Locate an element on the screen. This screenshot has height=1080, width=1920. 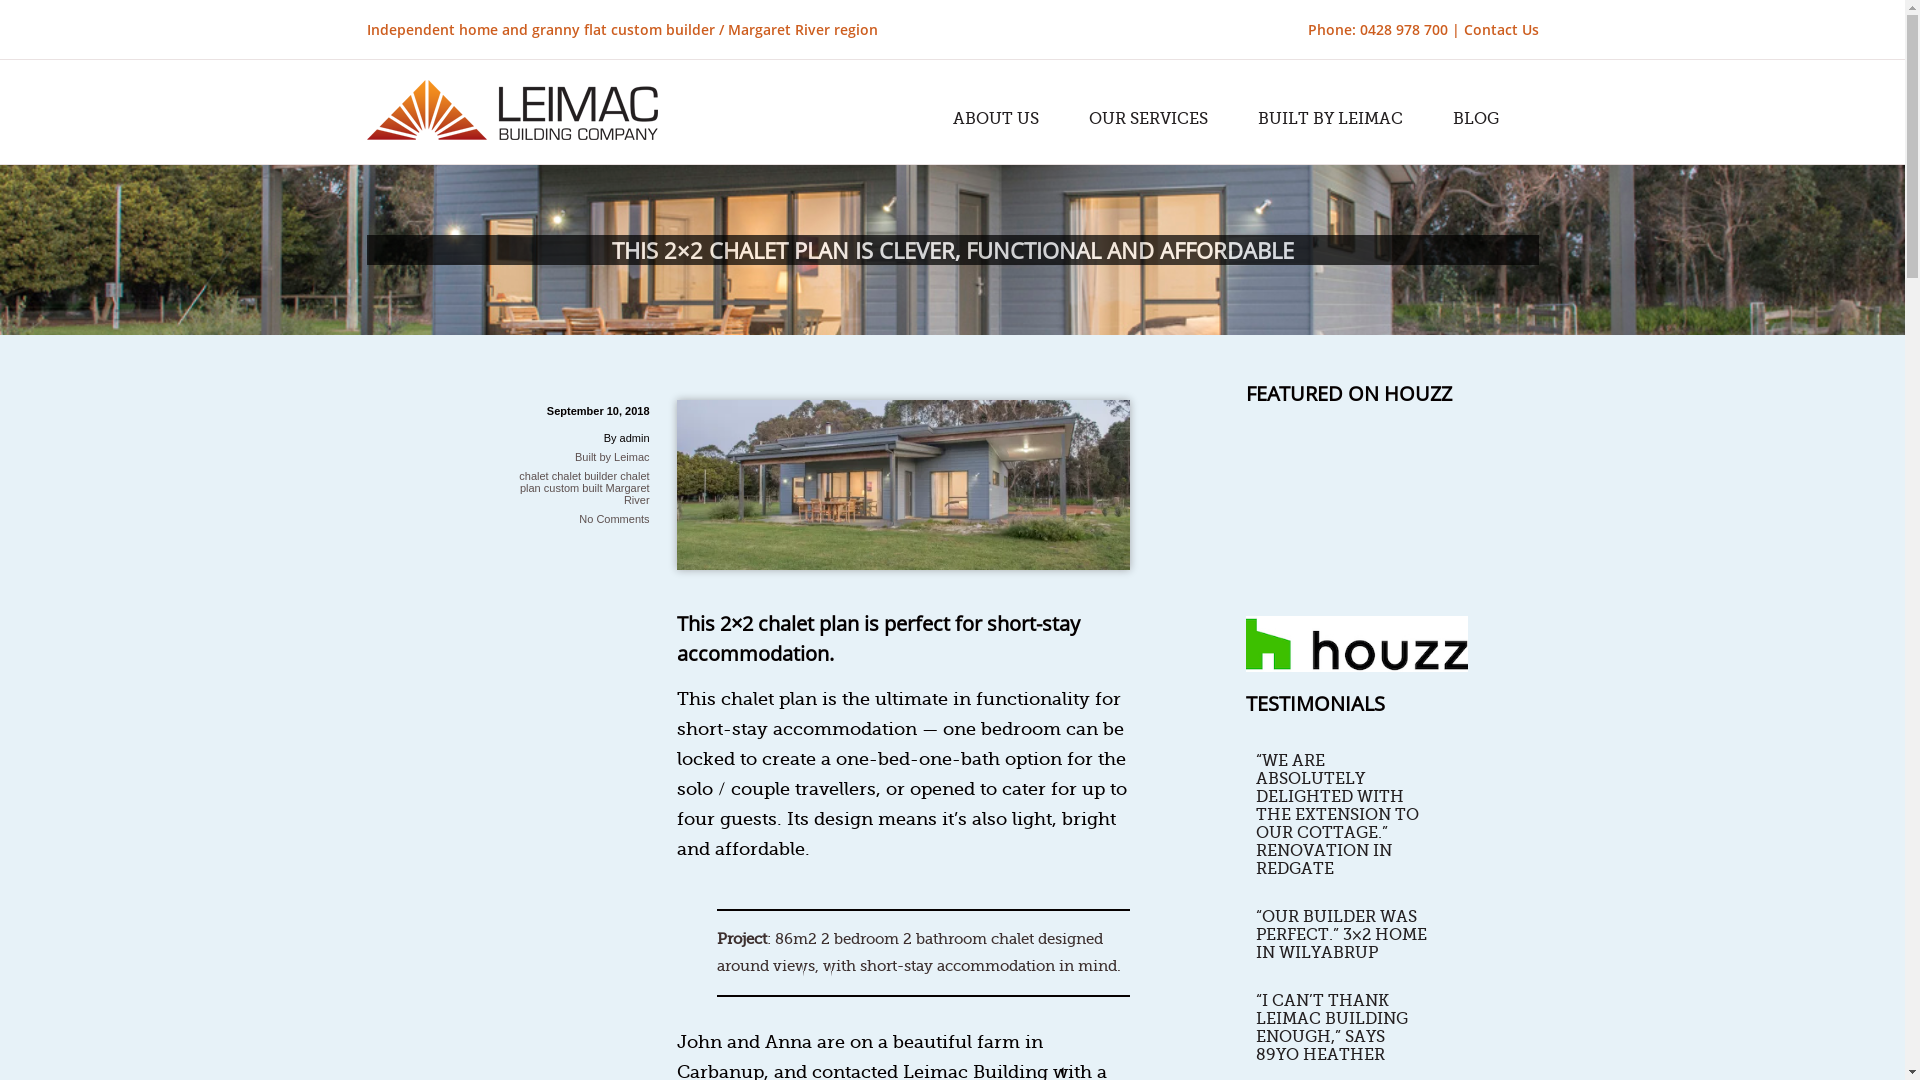
'chalet builder' is located at coordinates (583, 475).